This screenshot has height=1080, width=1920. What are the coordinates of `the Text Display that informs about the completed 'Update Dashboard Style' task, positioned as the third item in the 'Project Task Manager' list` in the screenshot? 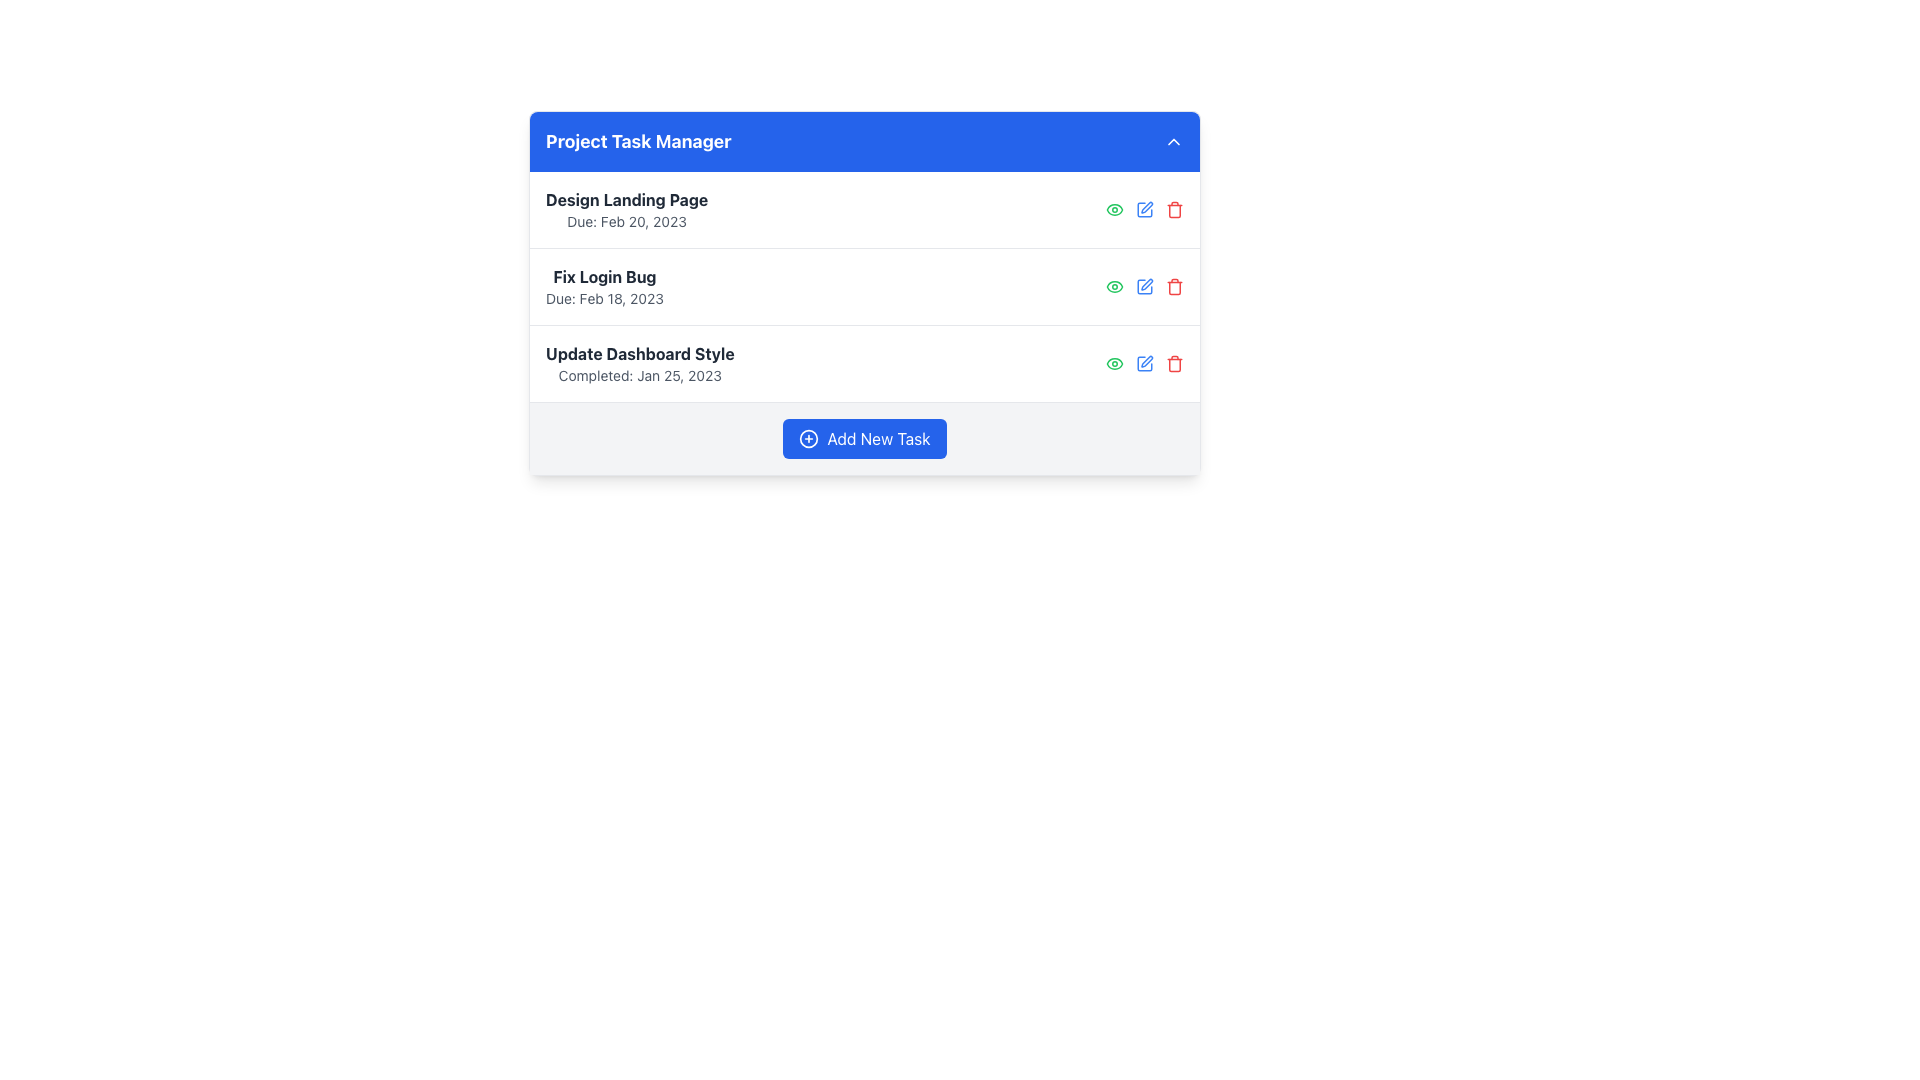 It's located at (640, 363).